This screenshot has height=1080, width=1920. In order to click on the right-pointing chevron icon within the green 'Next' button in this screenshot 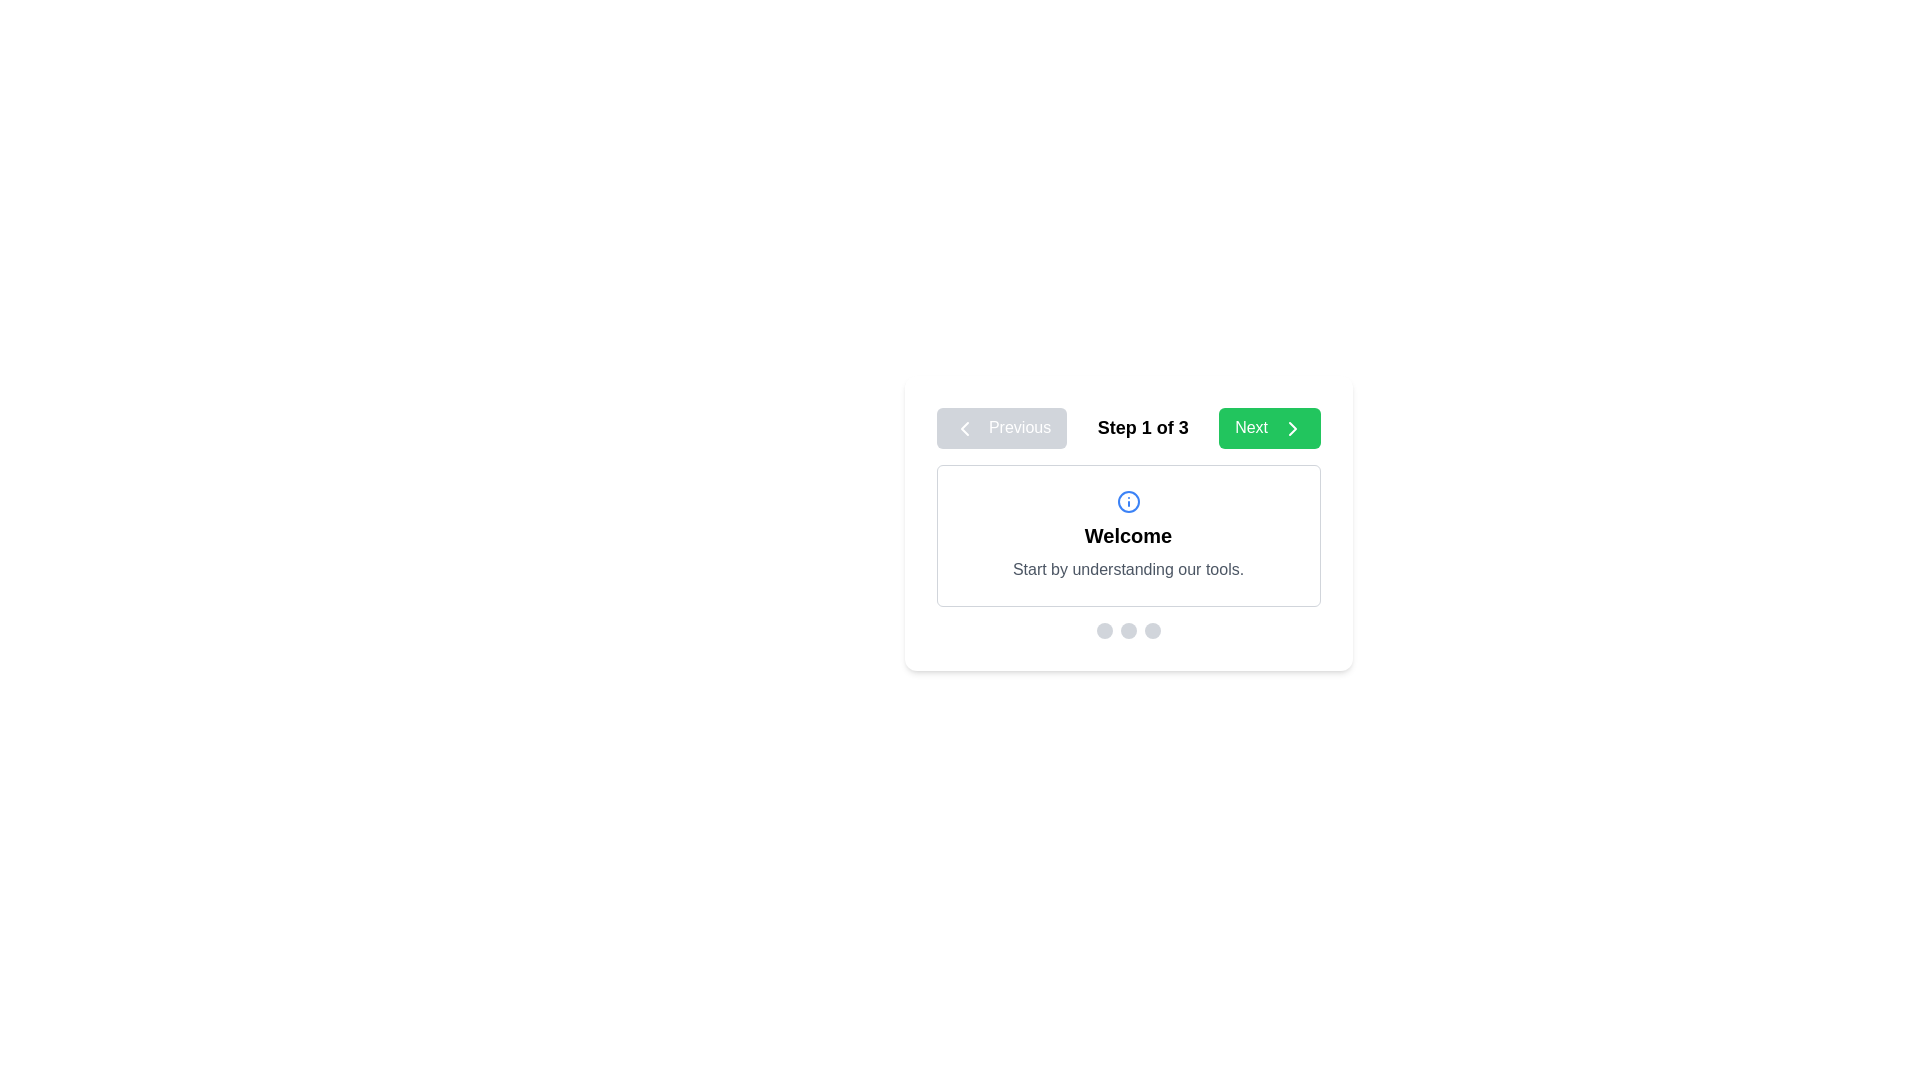, I will do `click(1292, 427)`.